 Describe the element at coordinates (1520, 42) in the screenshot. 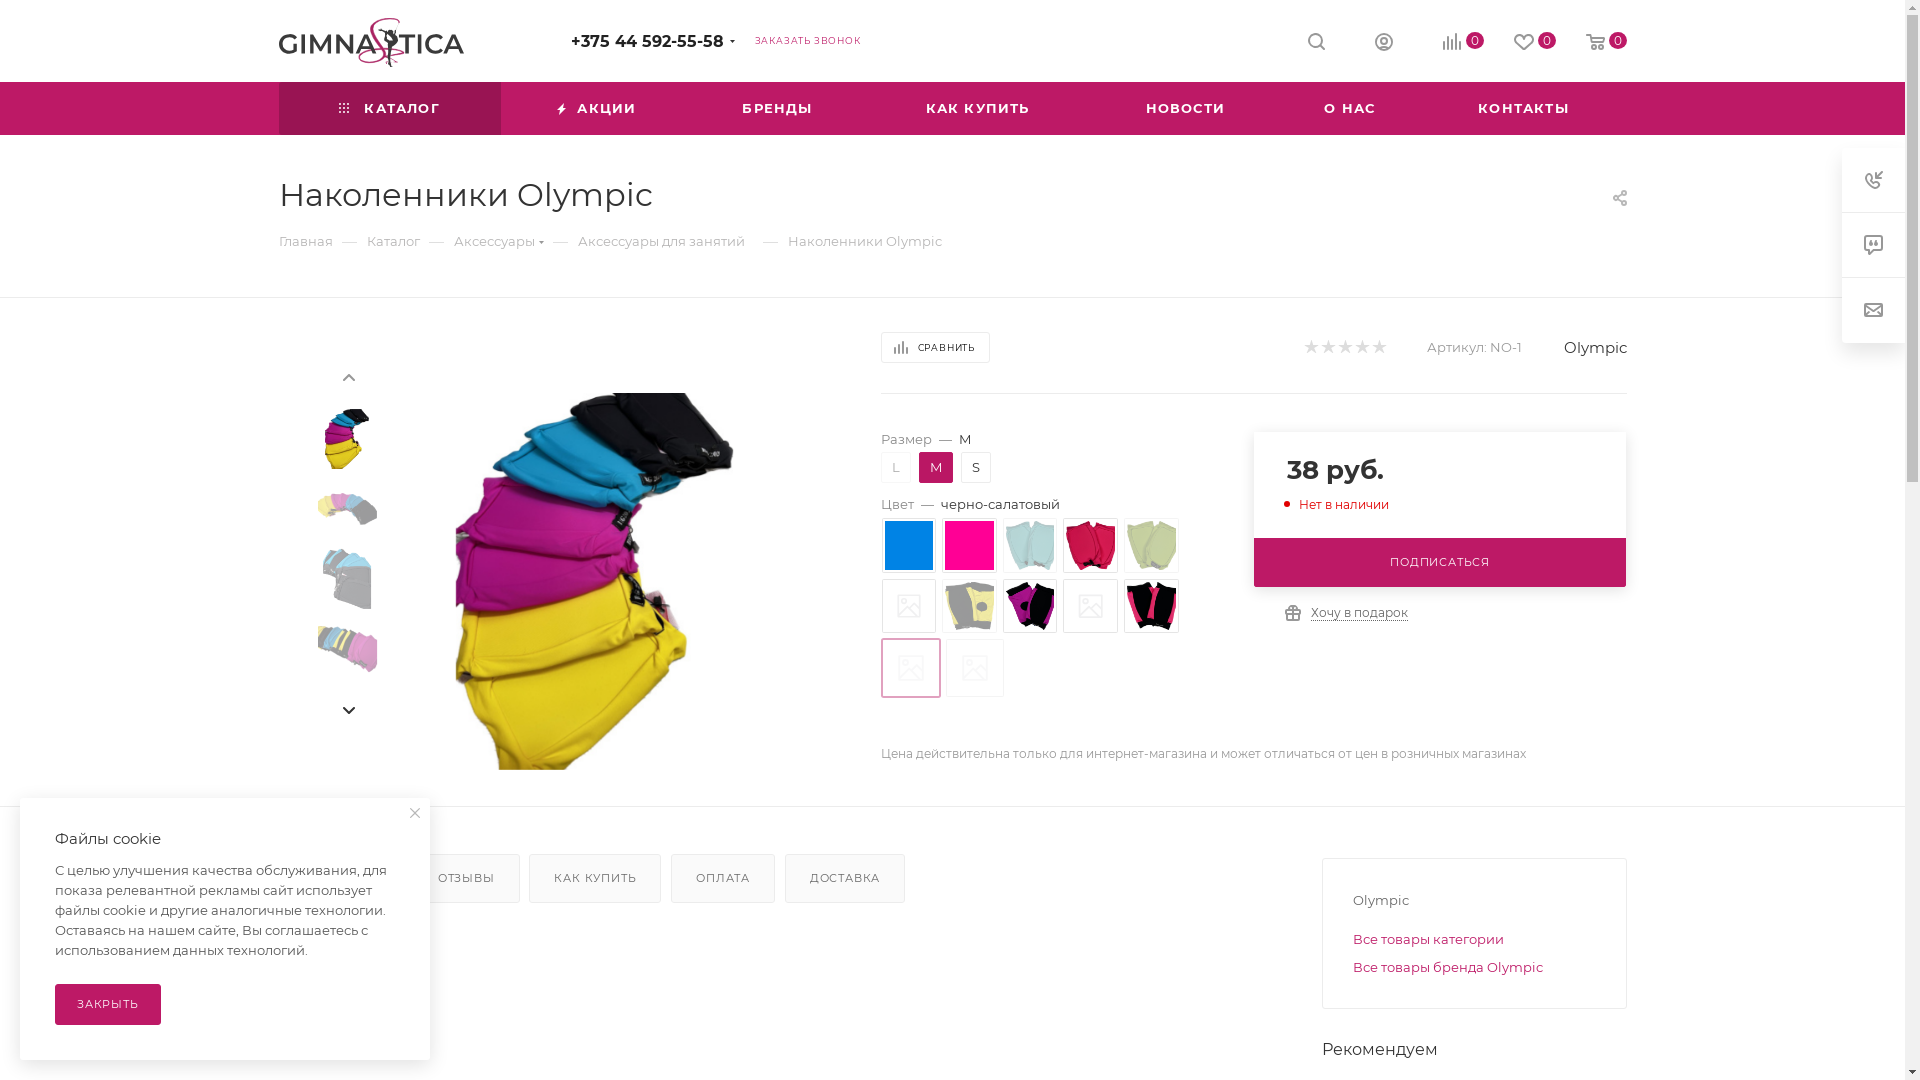

I see `'0'` at that location.